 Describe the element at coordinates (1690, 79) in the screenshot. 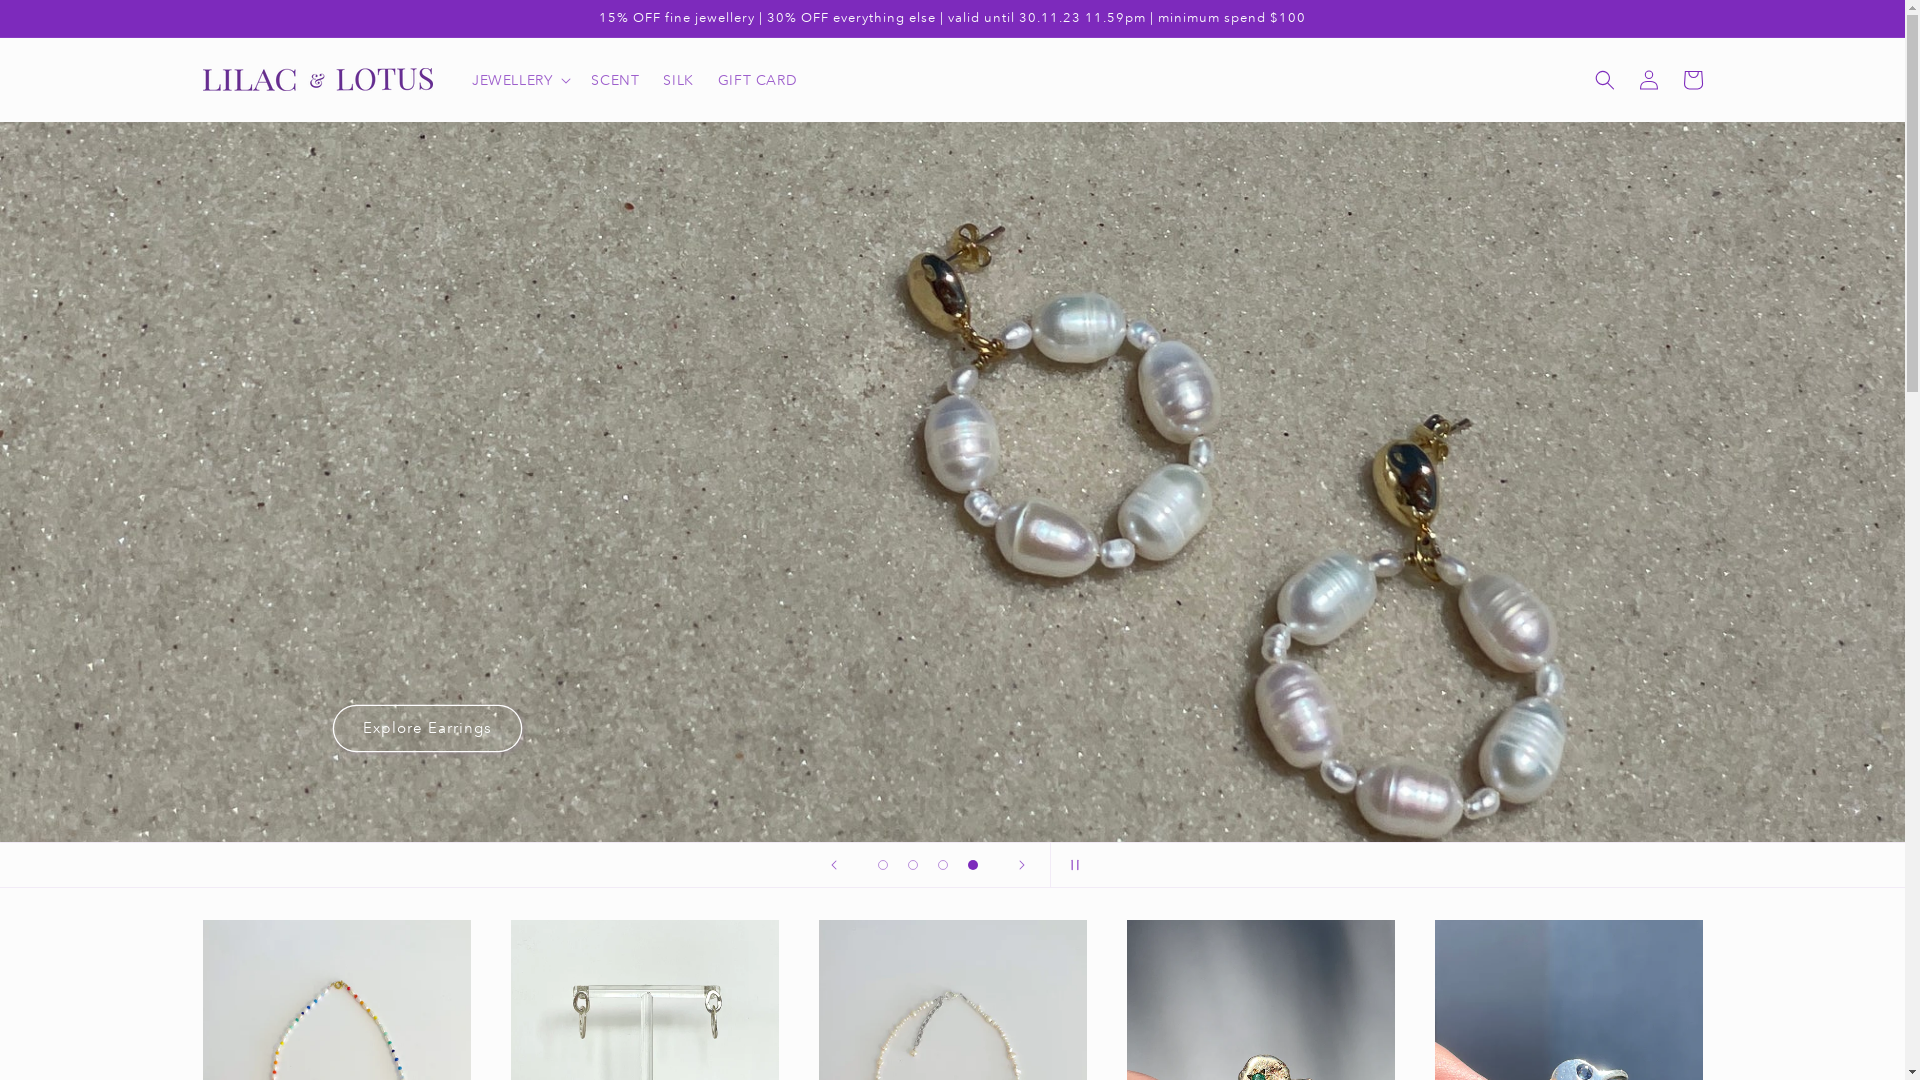

I see `'Cart'` at that location.